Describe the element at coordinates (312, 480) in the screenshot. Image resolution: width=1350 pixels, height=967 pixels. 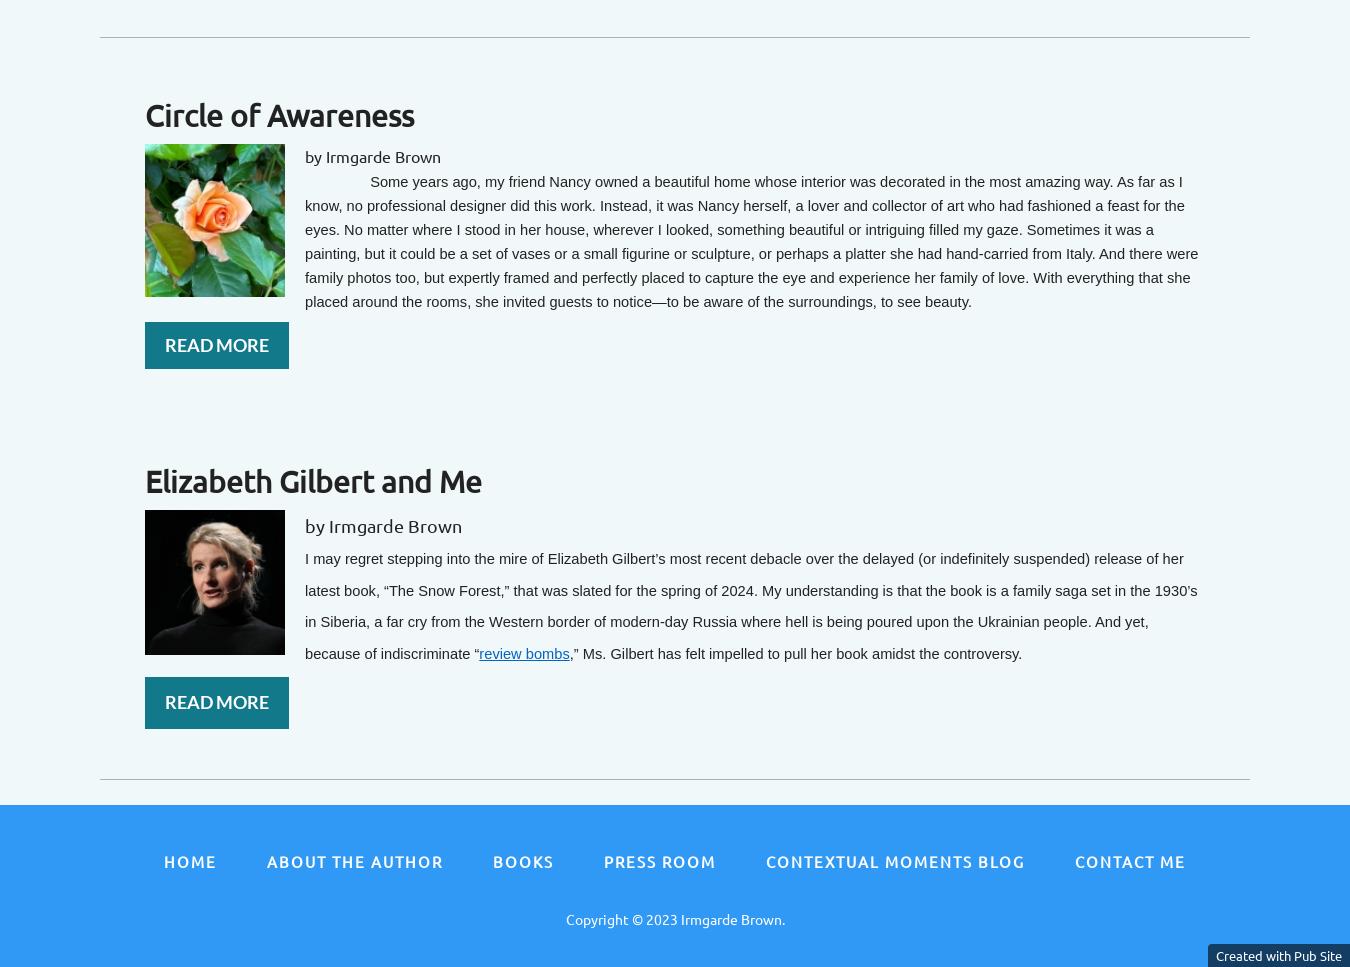
I see `'Elizabeth Gilbert and Me'` at that location.